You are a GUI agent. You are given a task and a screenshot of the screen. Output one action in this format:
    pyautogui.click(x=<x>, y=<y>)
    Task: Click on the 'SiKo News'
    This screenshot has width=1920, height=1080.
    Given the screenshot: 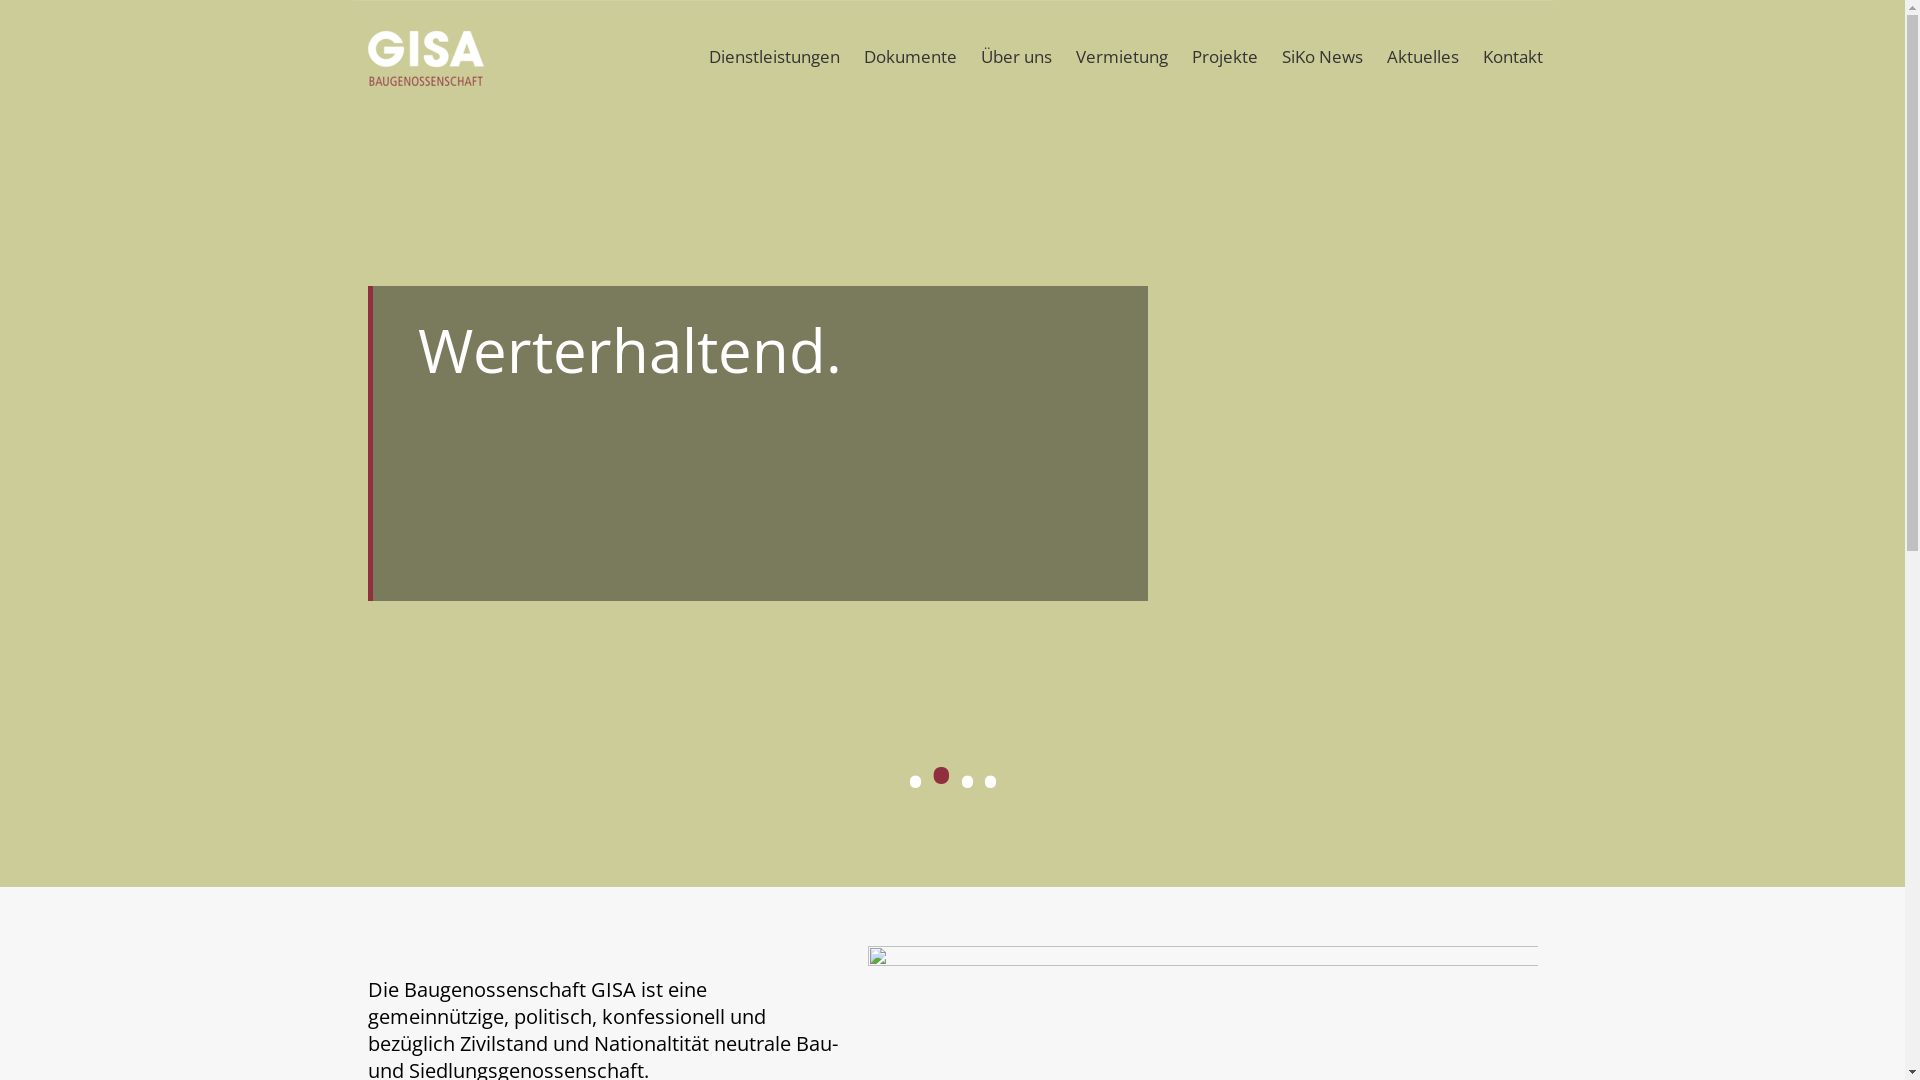 What is the action you would take?
    pyautogui.click(x=1322, y=55)
    